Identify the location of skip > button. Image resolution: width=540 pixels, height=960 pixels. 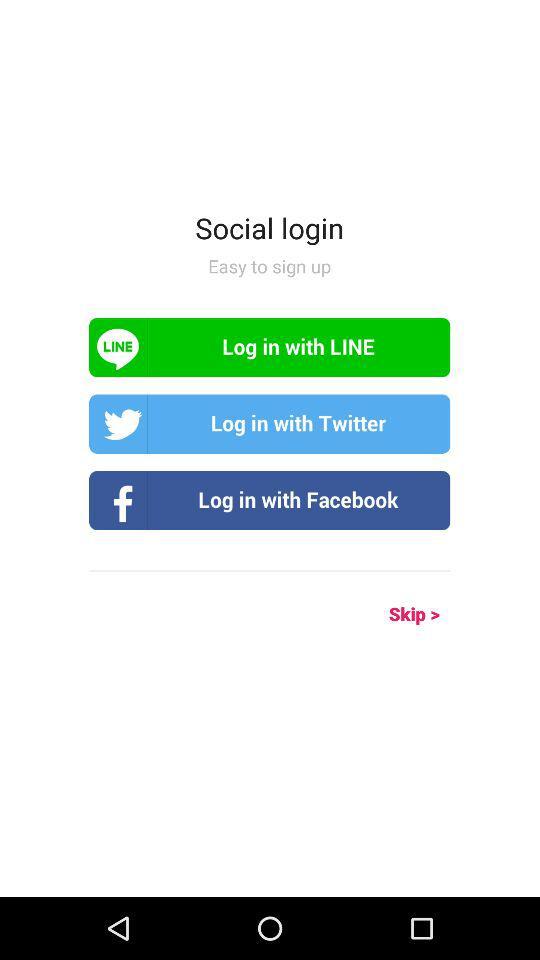
(392, 613).